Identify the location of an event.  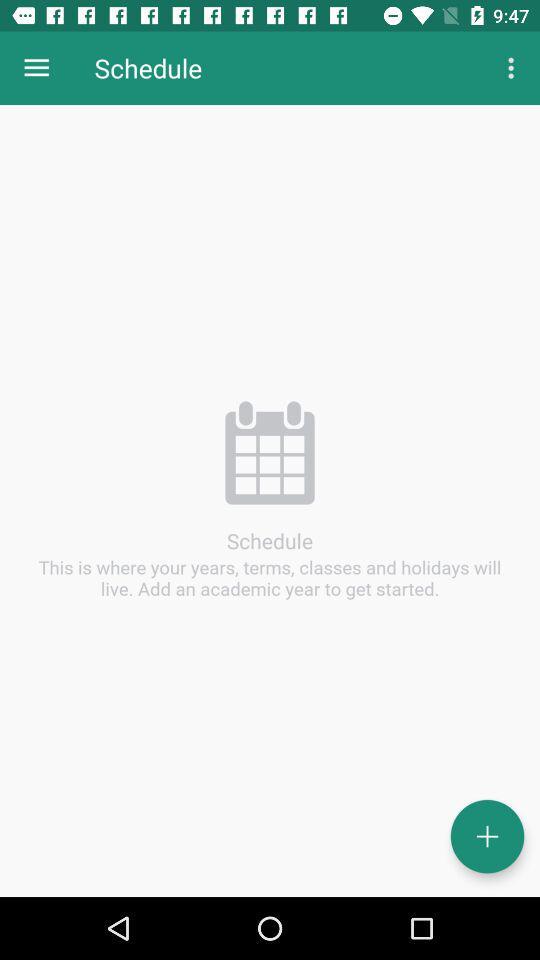
(486, 836).